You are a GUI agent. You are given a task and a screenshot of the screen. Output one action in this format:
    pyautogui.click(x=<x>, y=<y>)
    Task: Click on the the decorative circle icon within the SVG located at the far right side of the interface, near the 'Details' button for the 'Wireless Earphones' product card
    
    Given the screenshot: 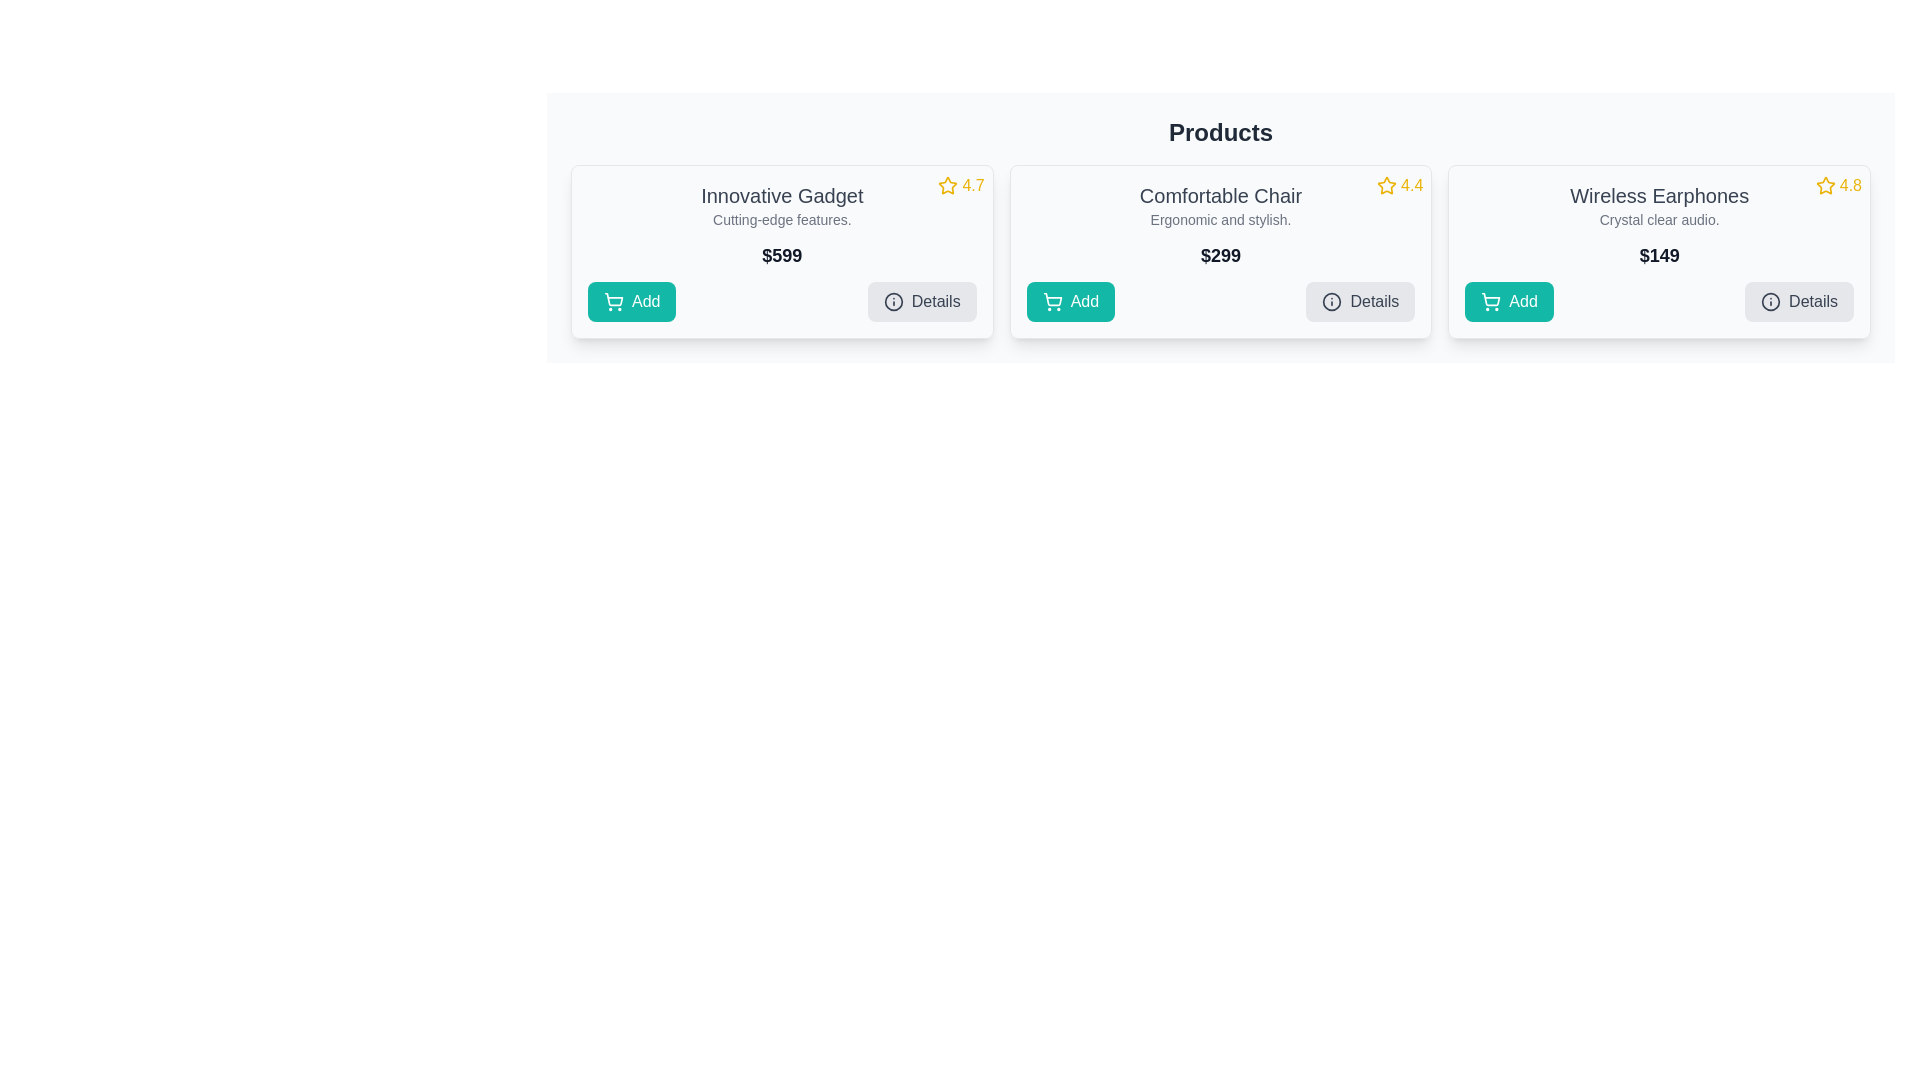 What is the action you would take?
    pyautogui.click(x=1771, y=301)
    